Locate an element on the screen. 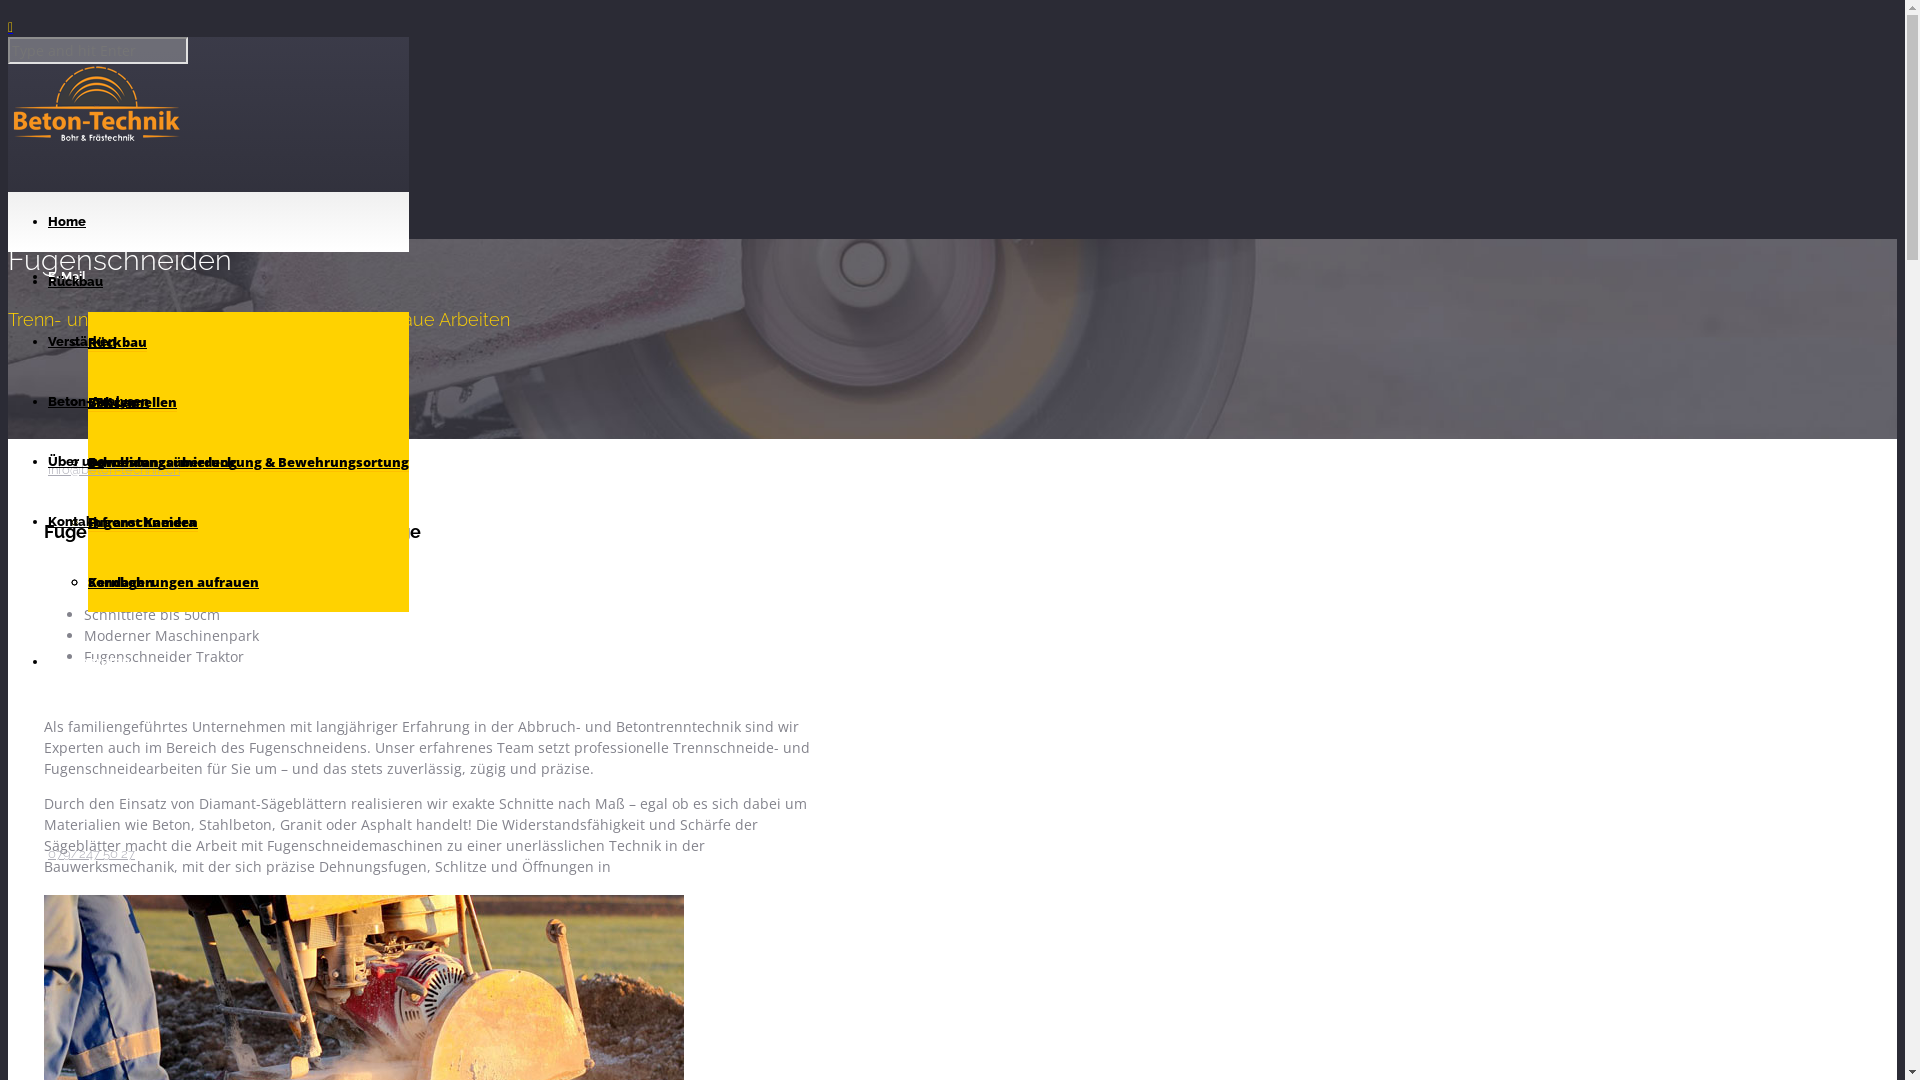 Image resolution: width=1920 pixels, height=1080 pixels. 'Kernbohrungen aufrauen' is located at coordinates (86, 582).